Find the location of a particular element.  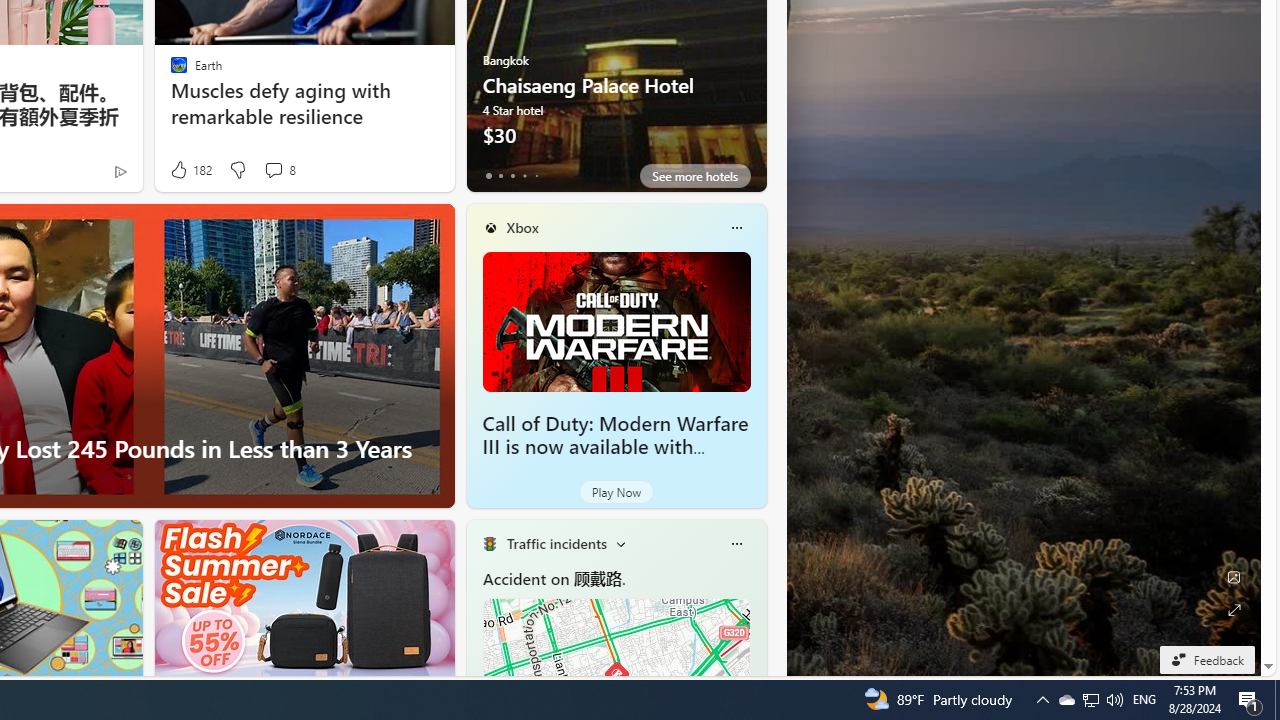

'Play Now' is located at coordinates (615, 492).